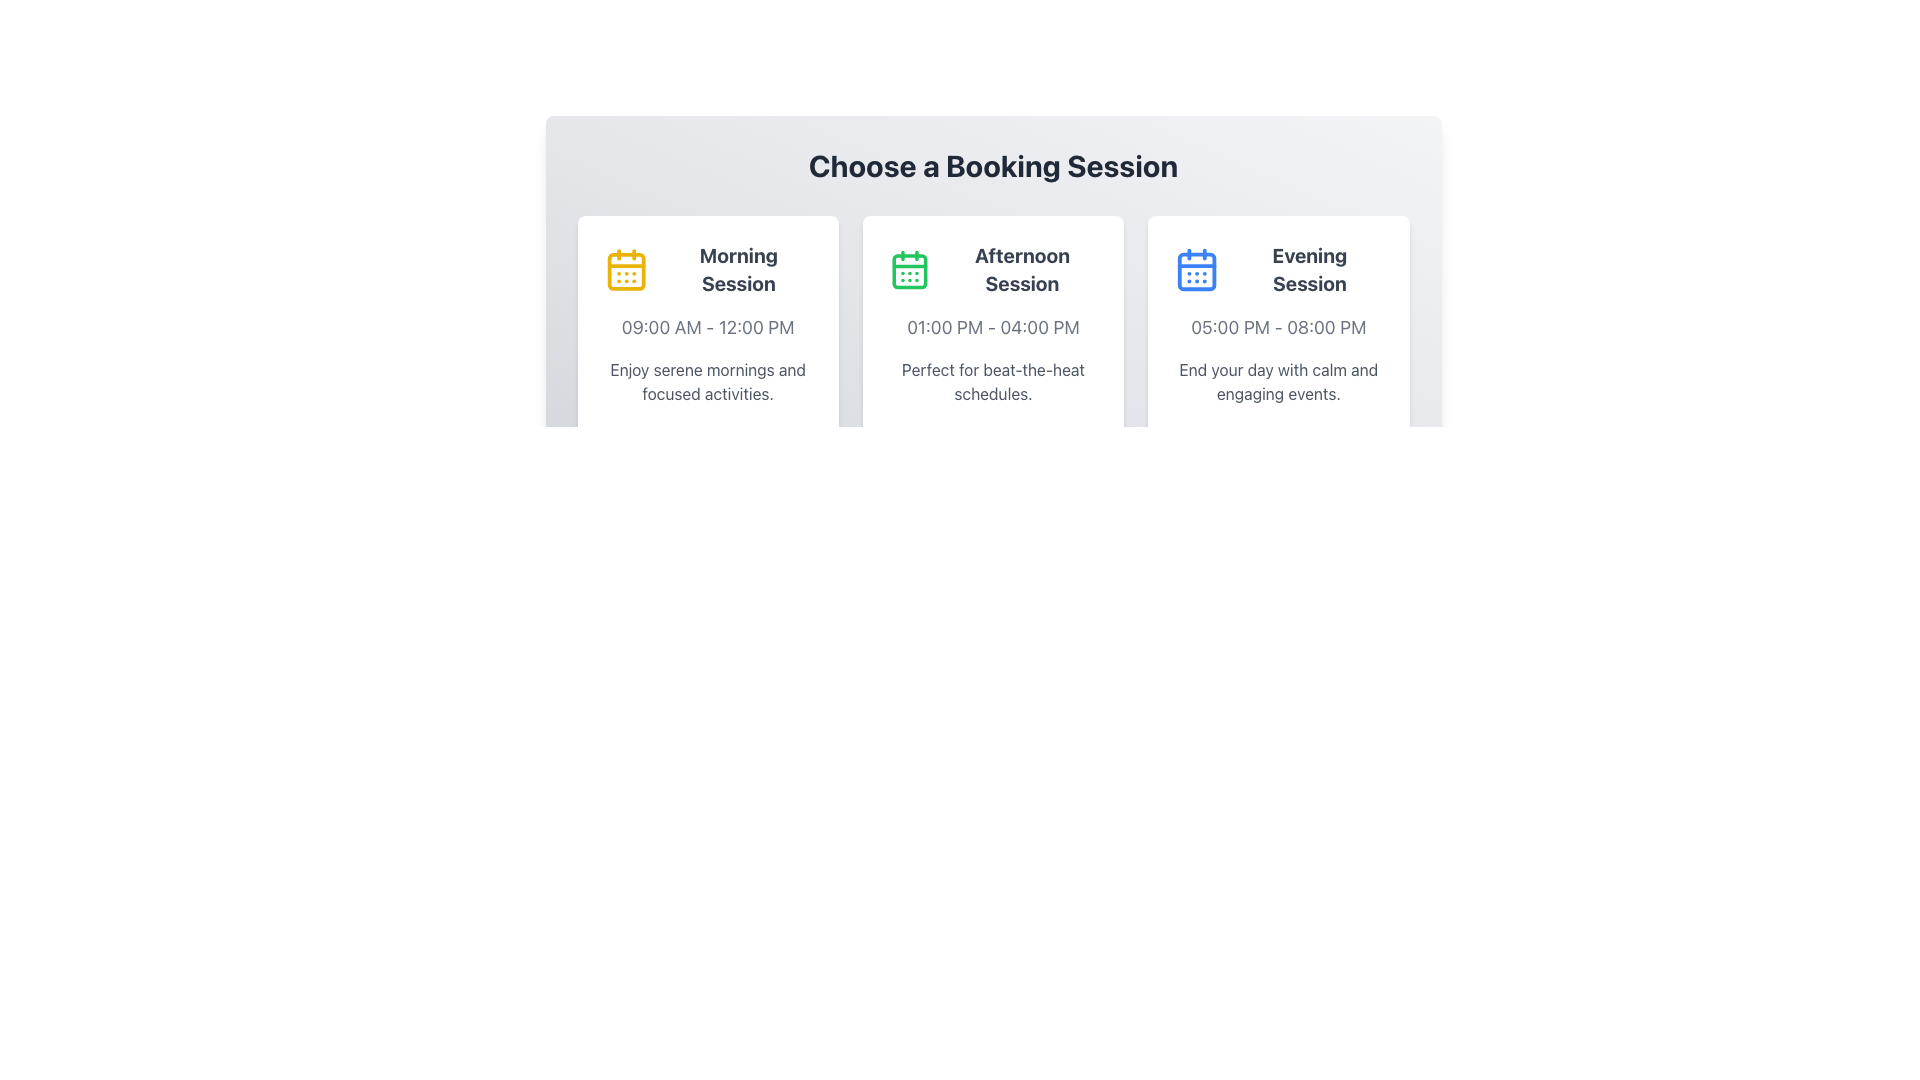 This screenshot has width=1920, height=1080. I want to click on the decorative calendar icon in the top-left 'Morning Session' card of the booking selection interface, so click(625, 271).